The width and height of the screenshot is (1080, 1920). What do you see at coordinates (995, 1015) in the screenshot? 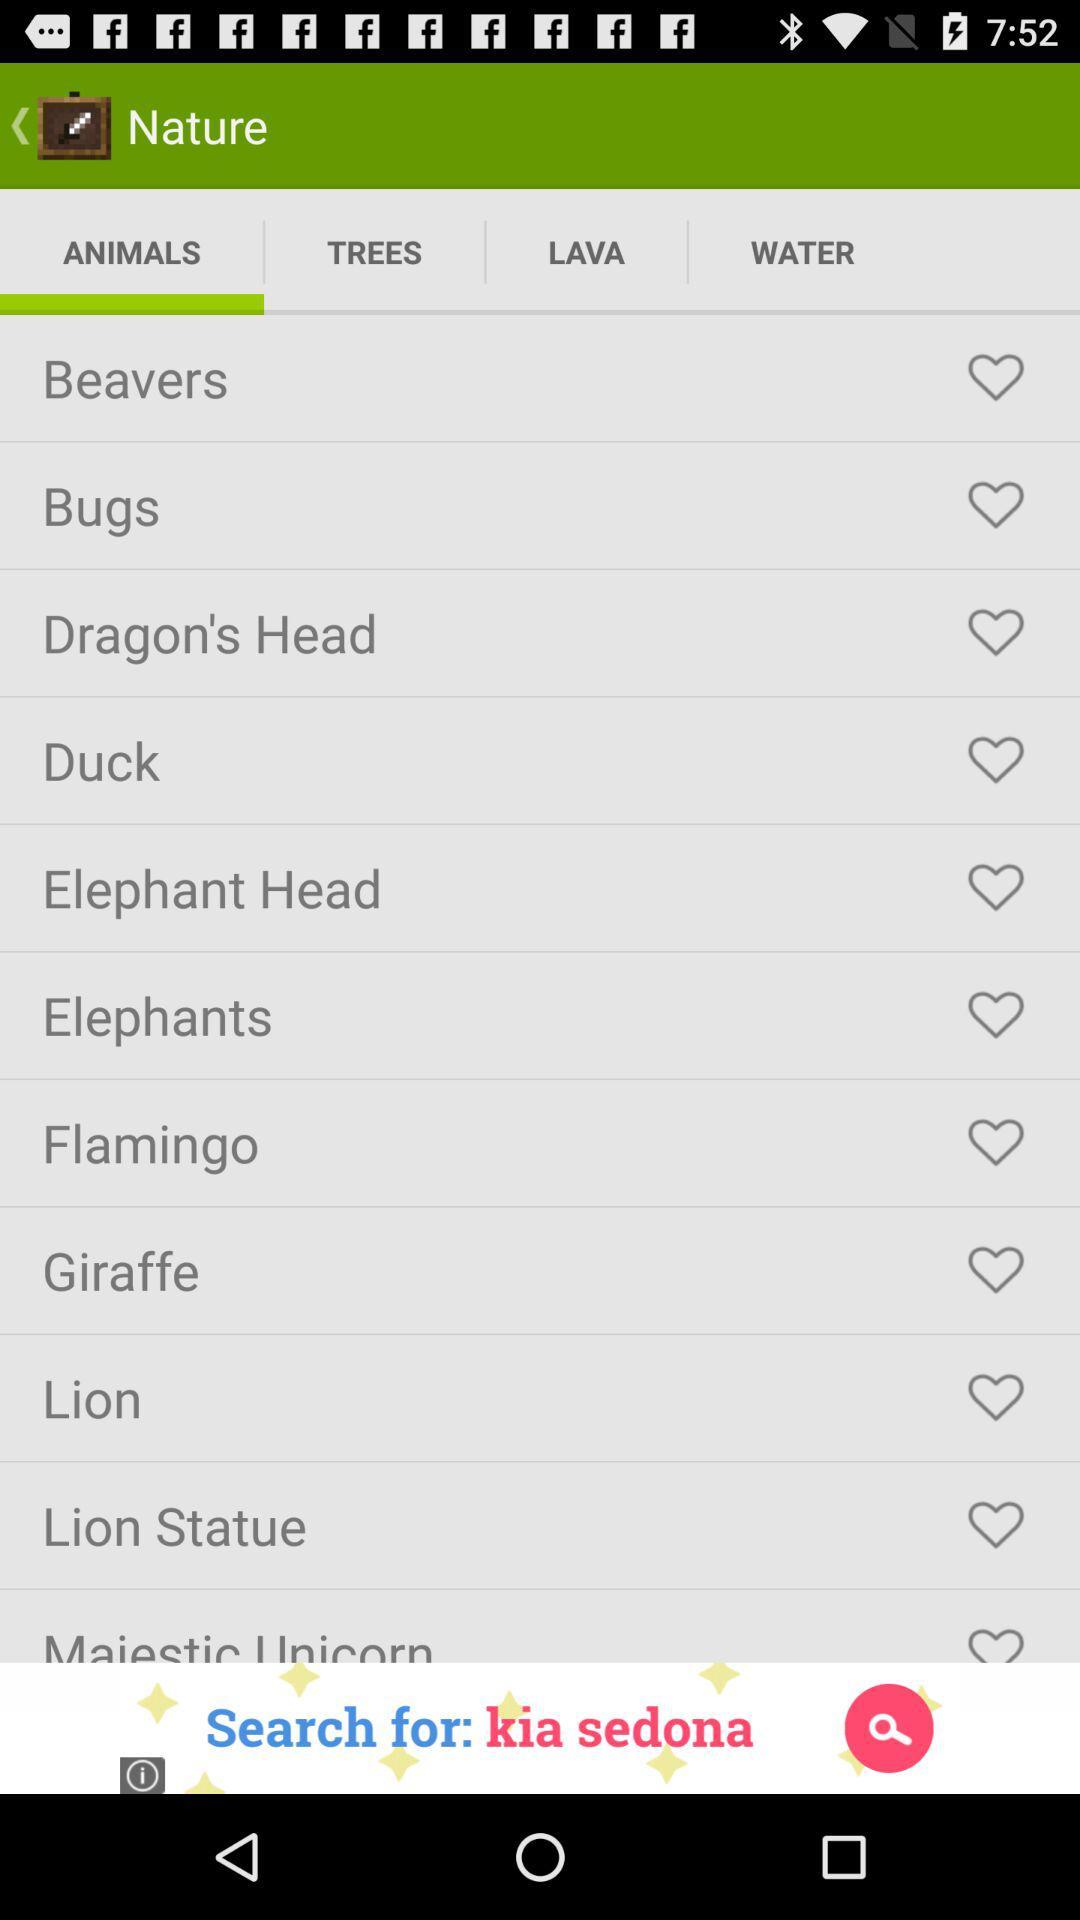
I see `hart button` at bounding box center [995, 1015].